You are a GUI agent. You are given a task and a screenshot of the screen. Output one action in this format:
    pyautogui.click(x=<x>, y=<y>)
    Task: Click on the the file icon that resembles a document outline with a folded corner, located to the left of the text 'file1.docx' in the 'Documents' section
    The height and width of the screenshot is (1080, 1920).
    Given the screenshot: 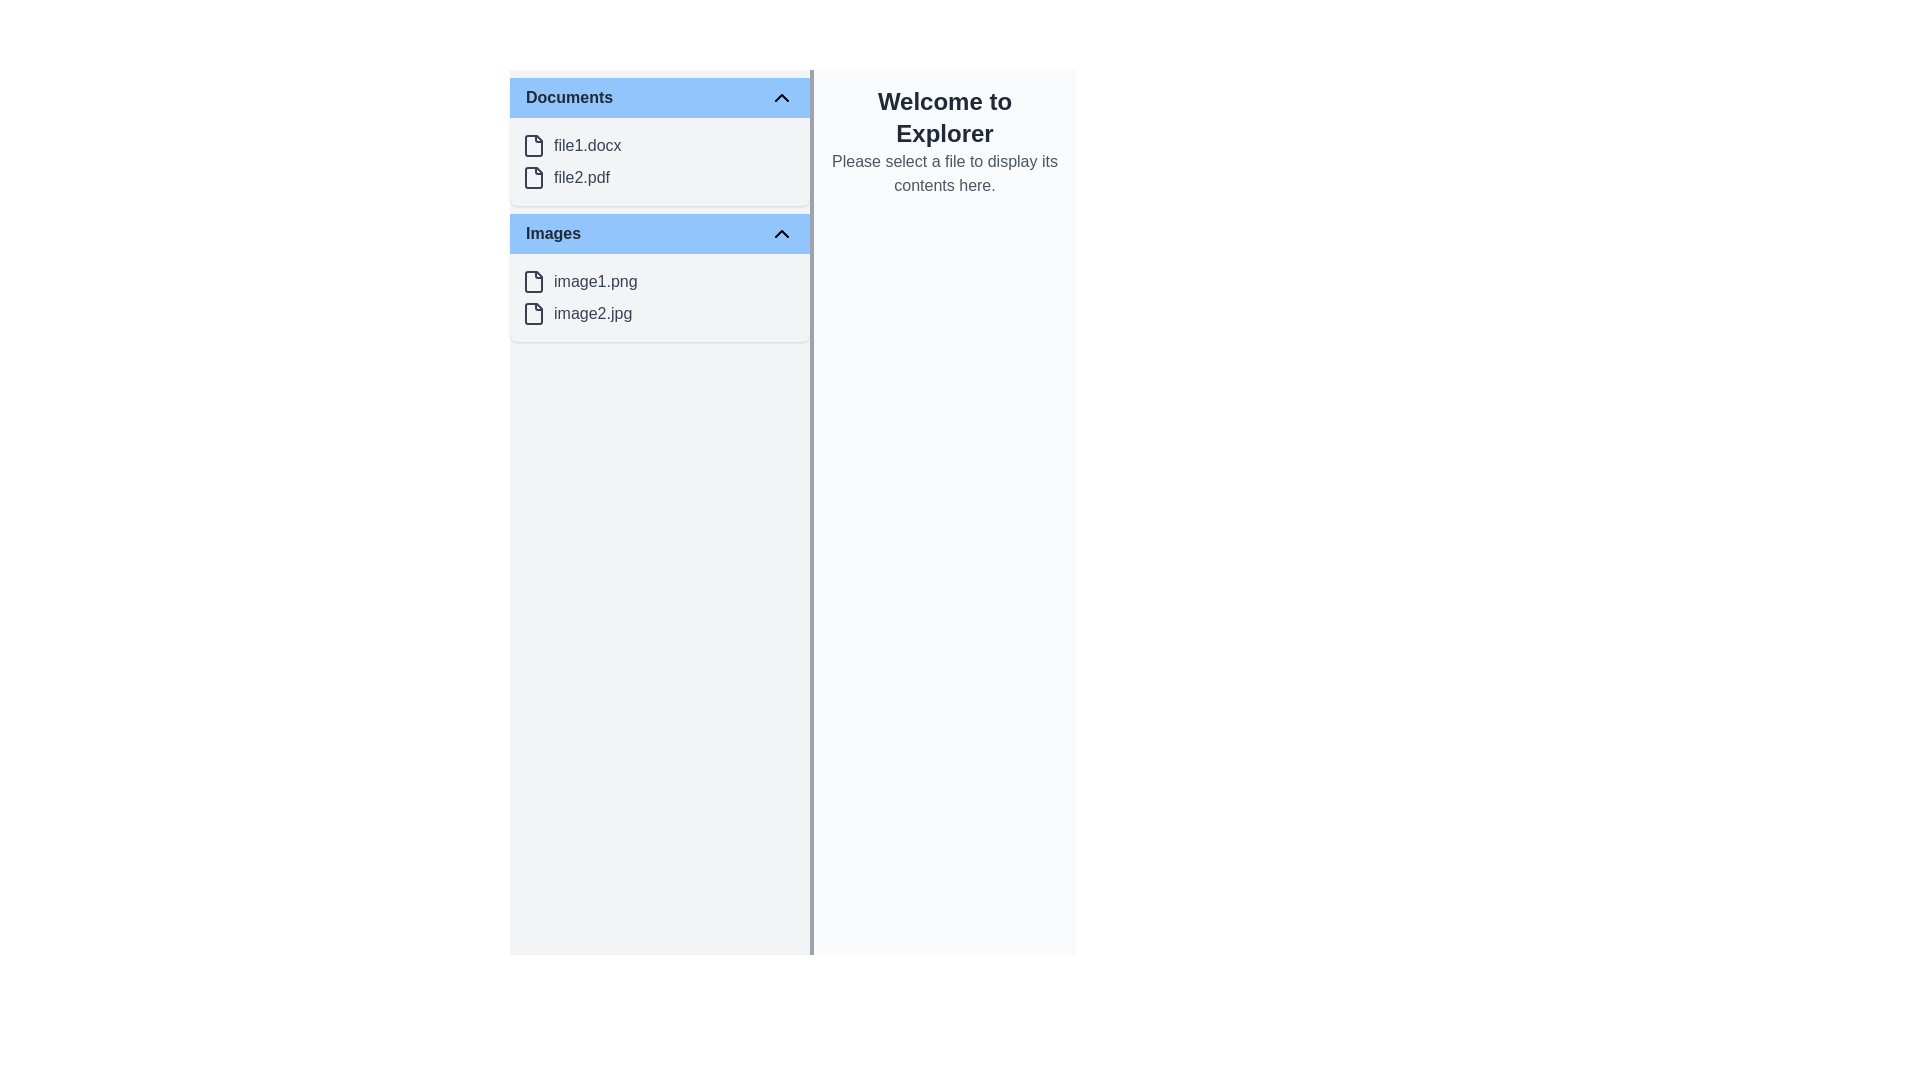 What is the action you would take?
    pyautogui.click(x=533, y=145)
    